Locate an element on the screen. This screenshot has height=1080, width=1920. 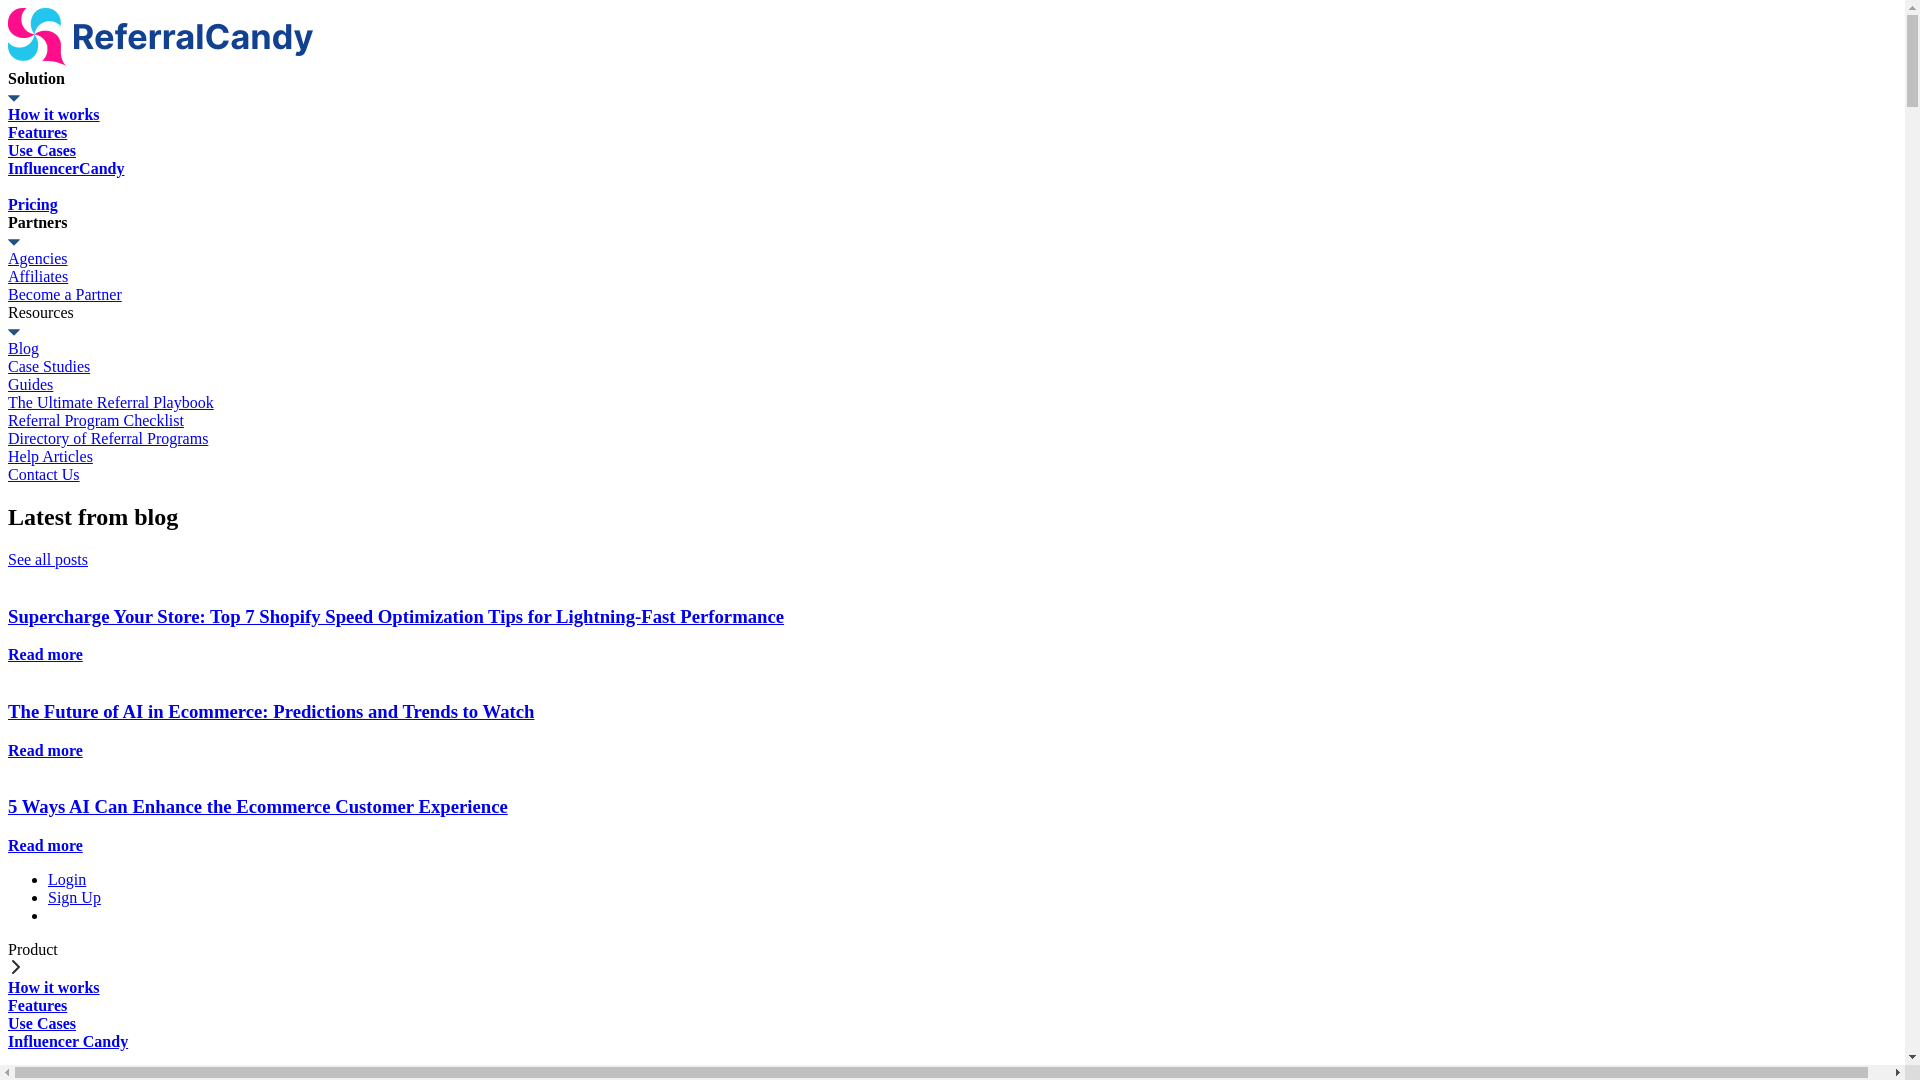
'The Ultimate Referral Playbook' is located at coordinates (8, 402).